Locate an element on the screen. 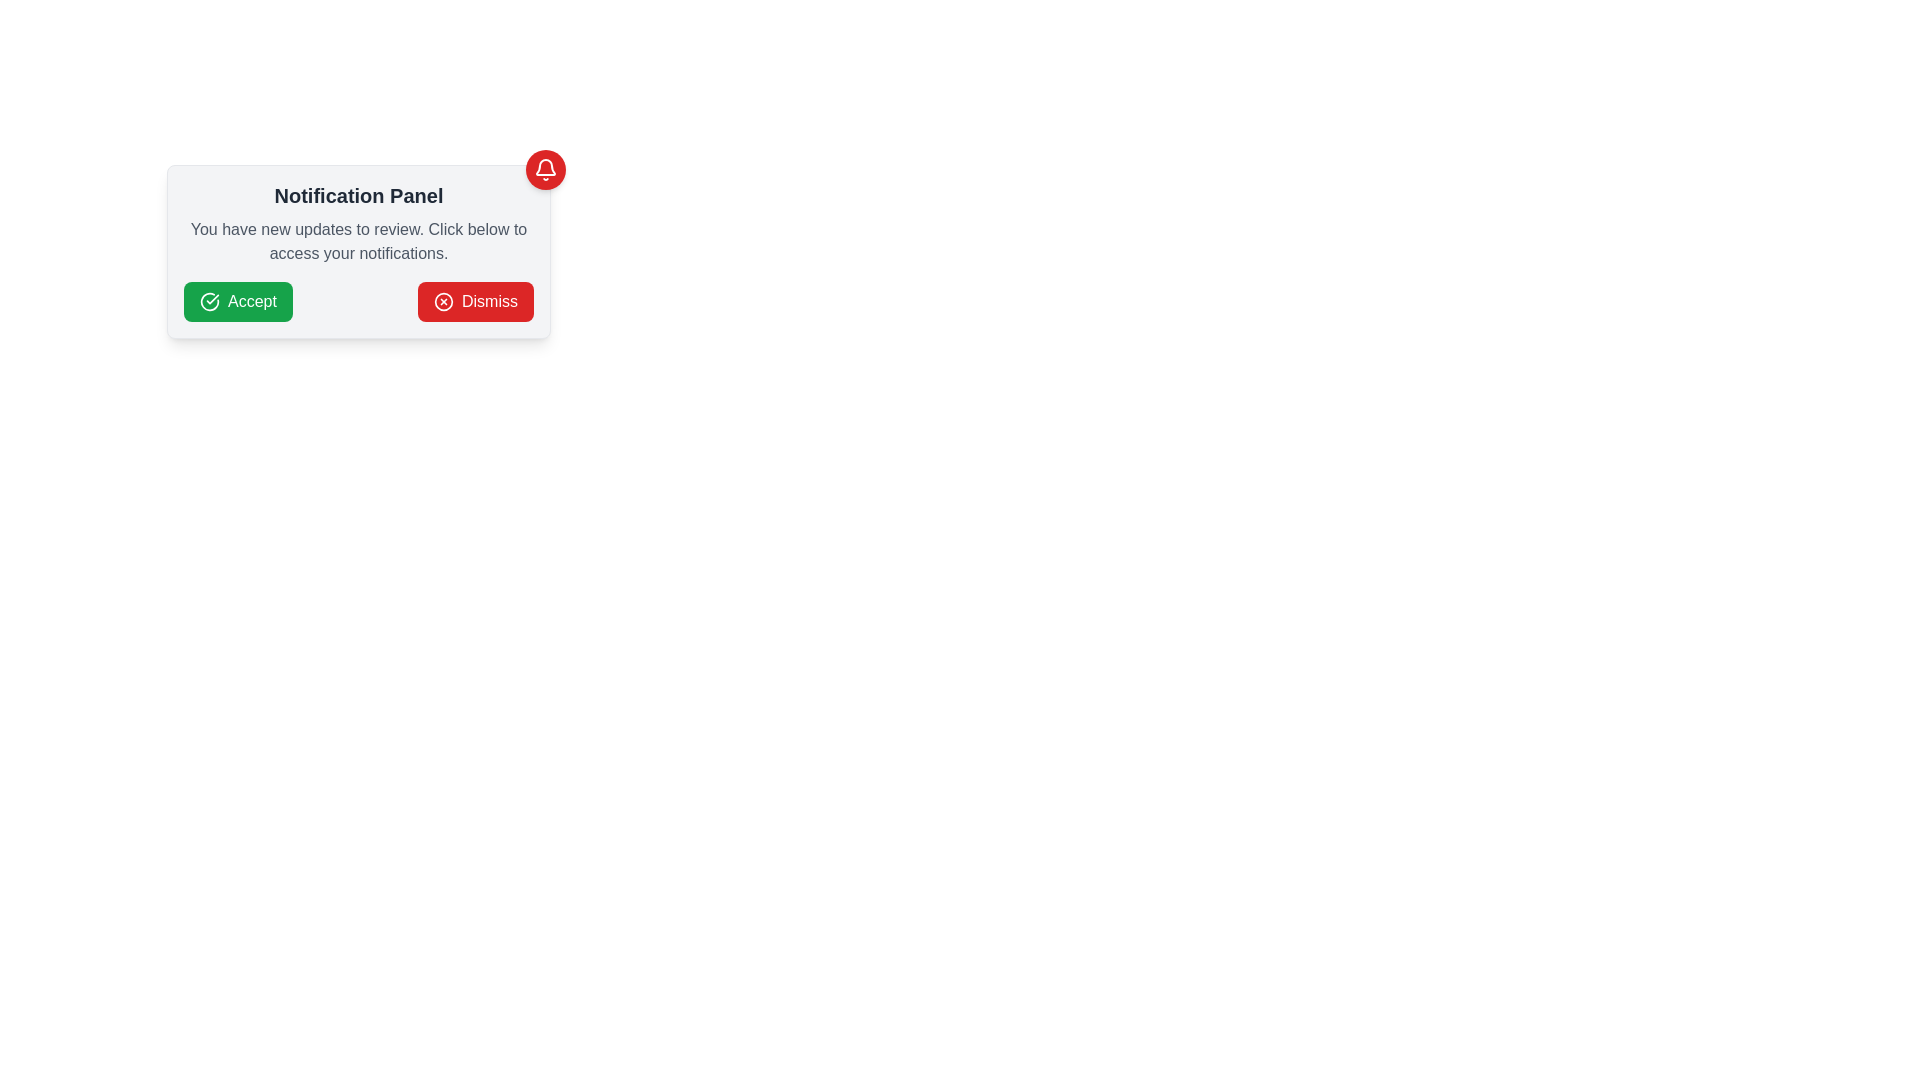 Image resolution: width=1920 pixels, height=1080 pixels. the notification icon located in the top-right corner of the notification panel, which is represented by a red circular badge is located at coordinates (546, 168).